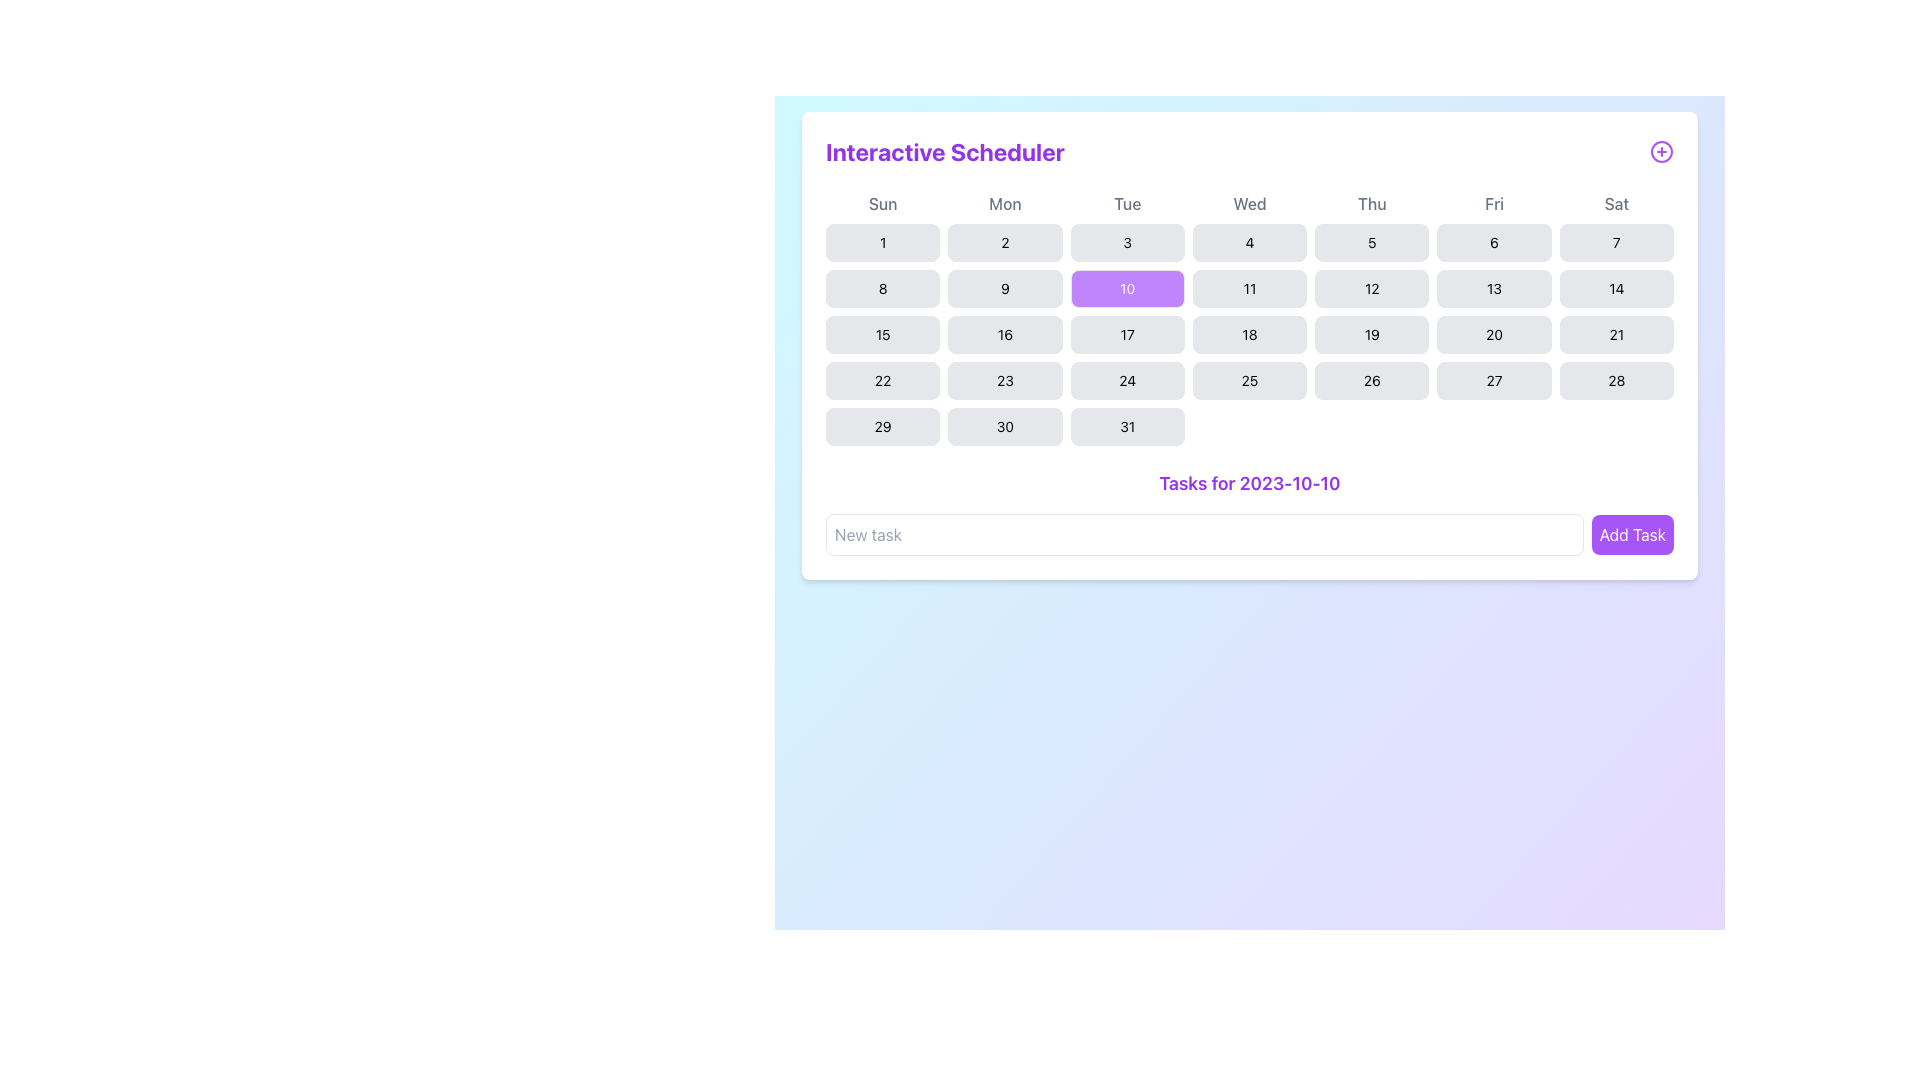  What do you see at coordinates (1127, 289) in the screenshot?
I see `the button displaying the number '10' in the calendar grid` at bounding box center [1127, 289].